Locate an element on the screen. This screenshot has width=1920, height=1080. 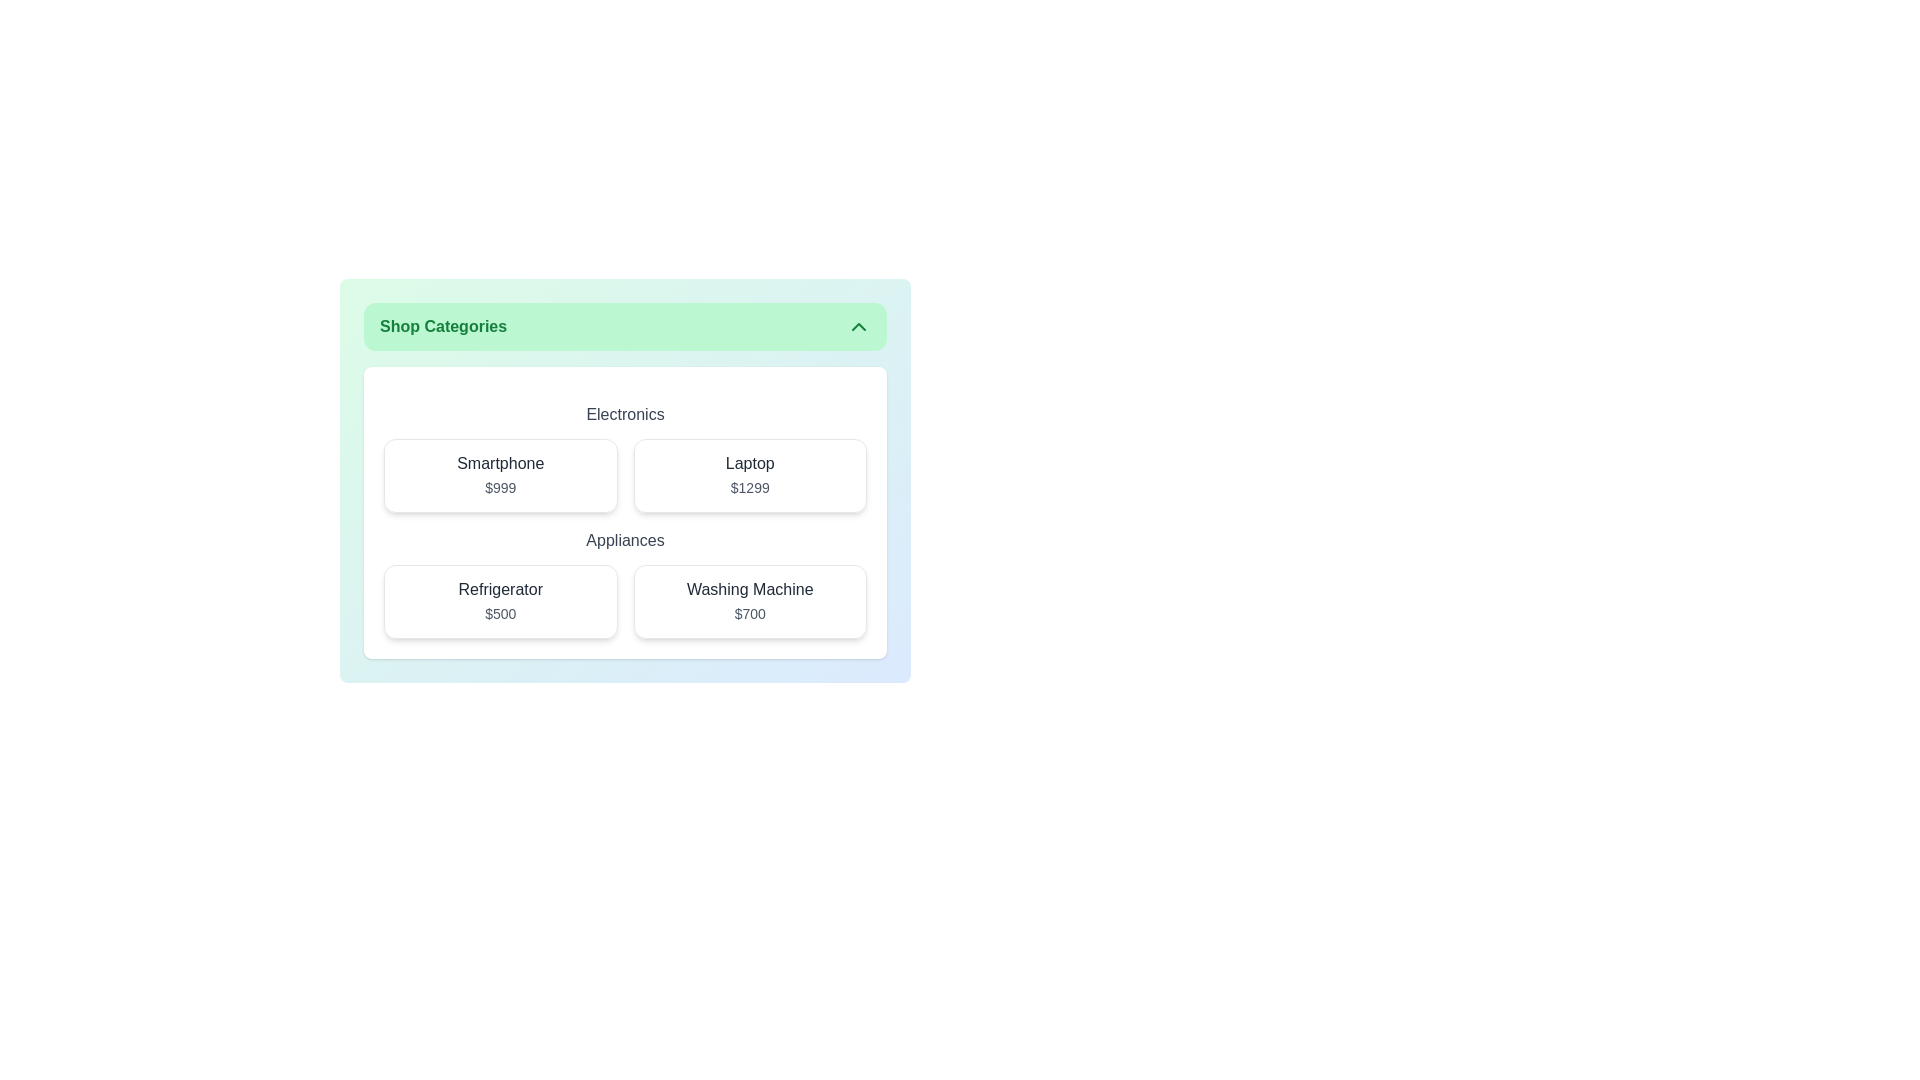
the price label for the smartphone located below the 'Smartphone' text in the upper-left area of the main content grid is located at coordinates (500, 488).